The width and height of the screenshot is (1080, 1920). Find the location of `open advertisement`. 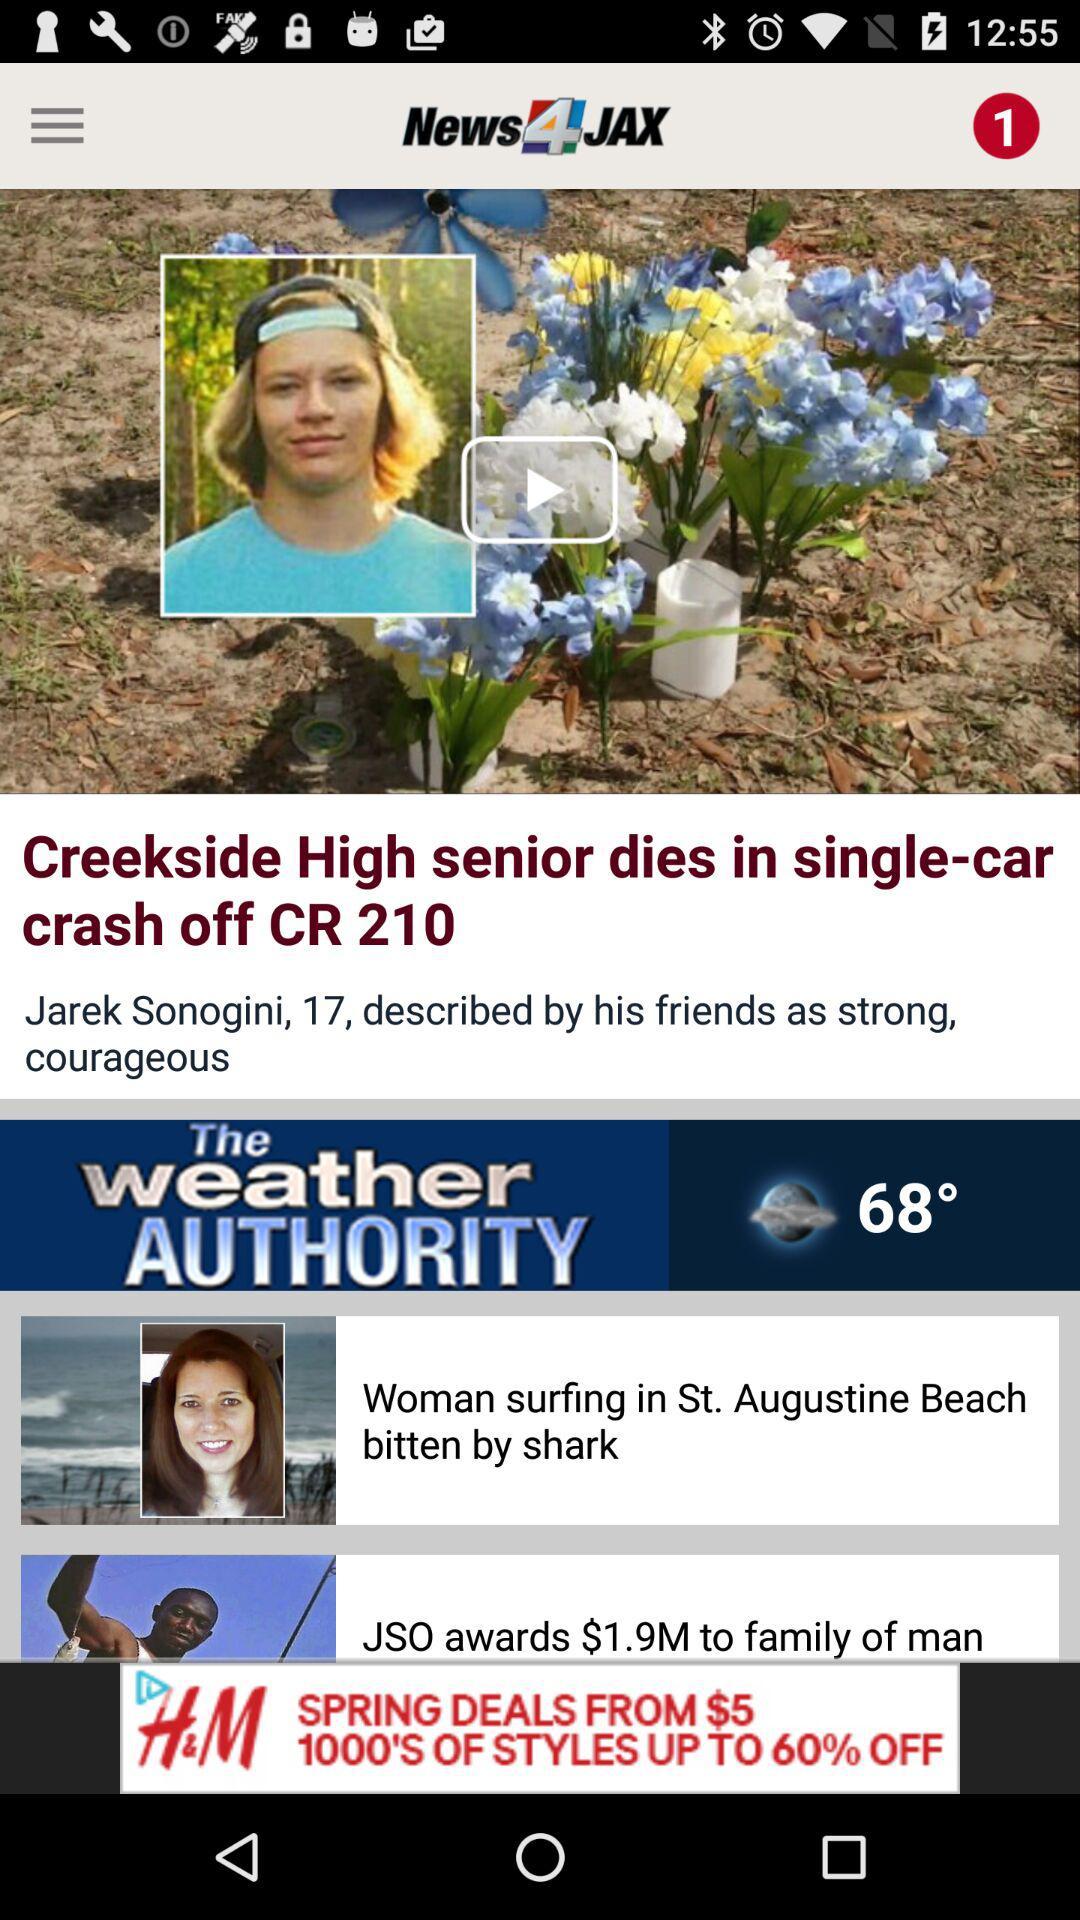

open advertisement is located at coordinates (540, 1727).